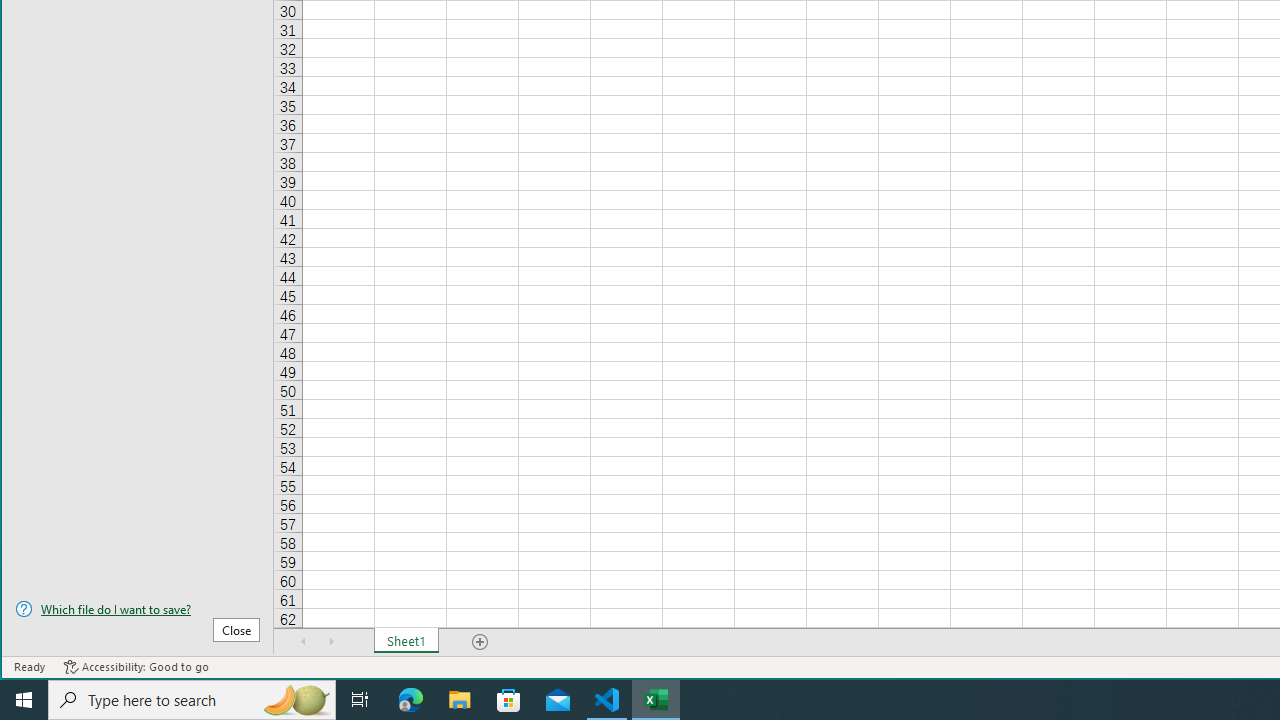 Image resolution: width=1280 pixels, height=720 pixels. Describe the element at coordinates (192, 698) in the screenshot. I see `'Type here to search'` at that location.